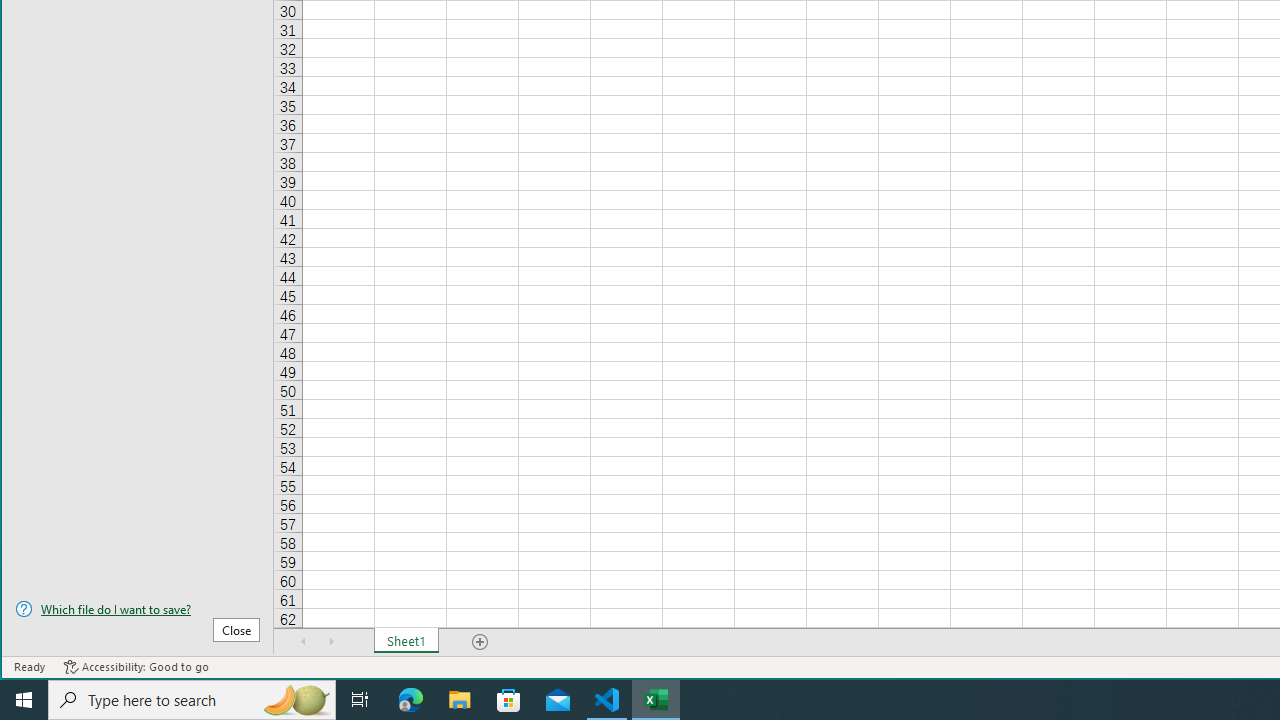 Image resolution: width=1280 pixels, height=720 pixels. Describe the element at coordinates (192, 698) in the screenshot. I see `'Type here to search'` at that location.